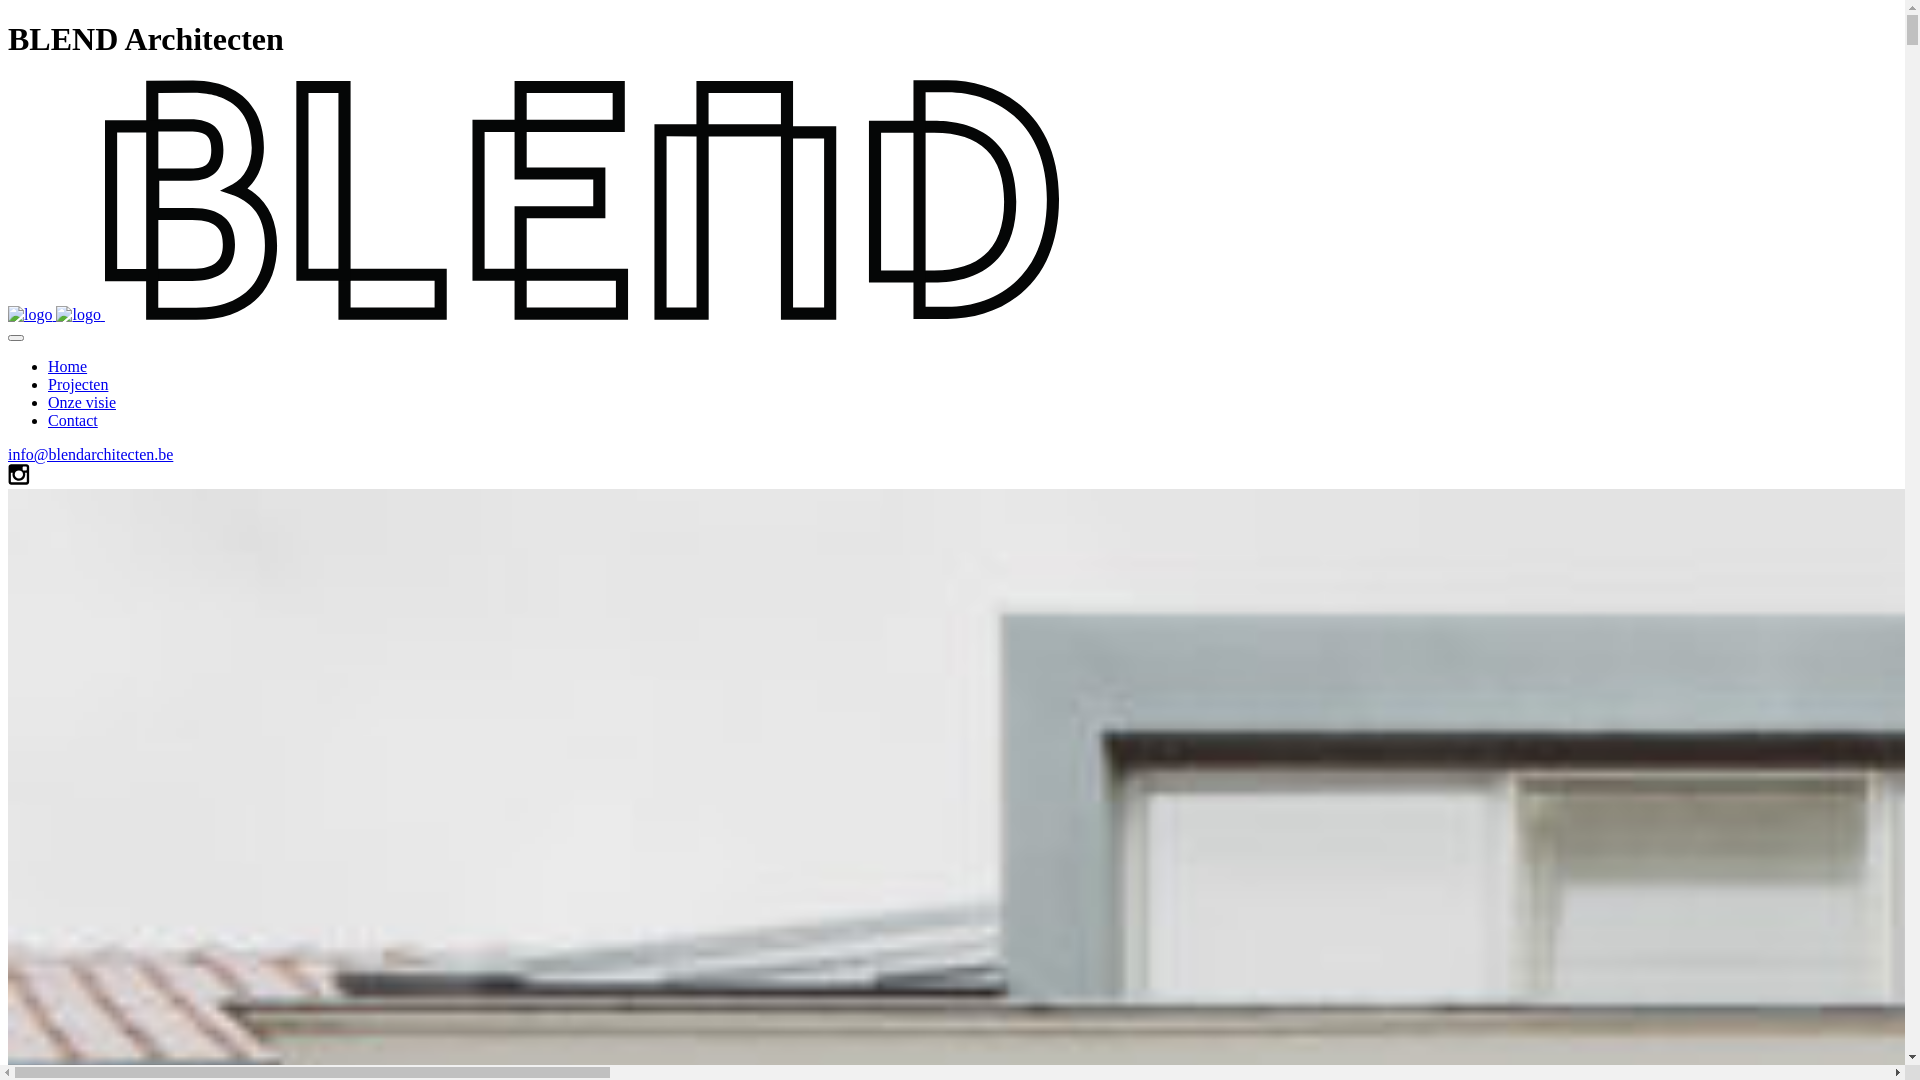 The image size is (1920, 1080). What do you see at coordinates (80, 402) in the screenshot?
I see `'Onze visie'` at bounding box center [80, 402].